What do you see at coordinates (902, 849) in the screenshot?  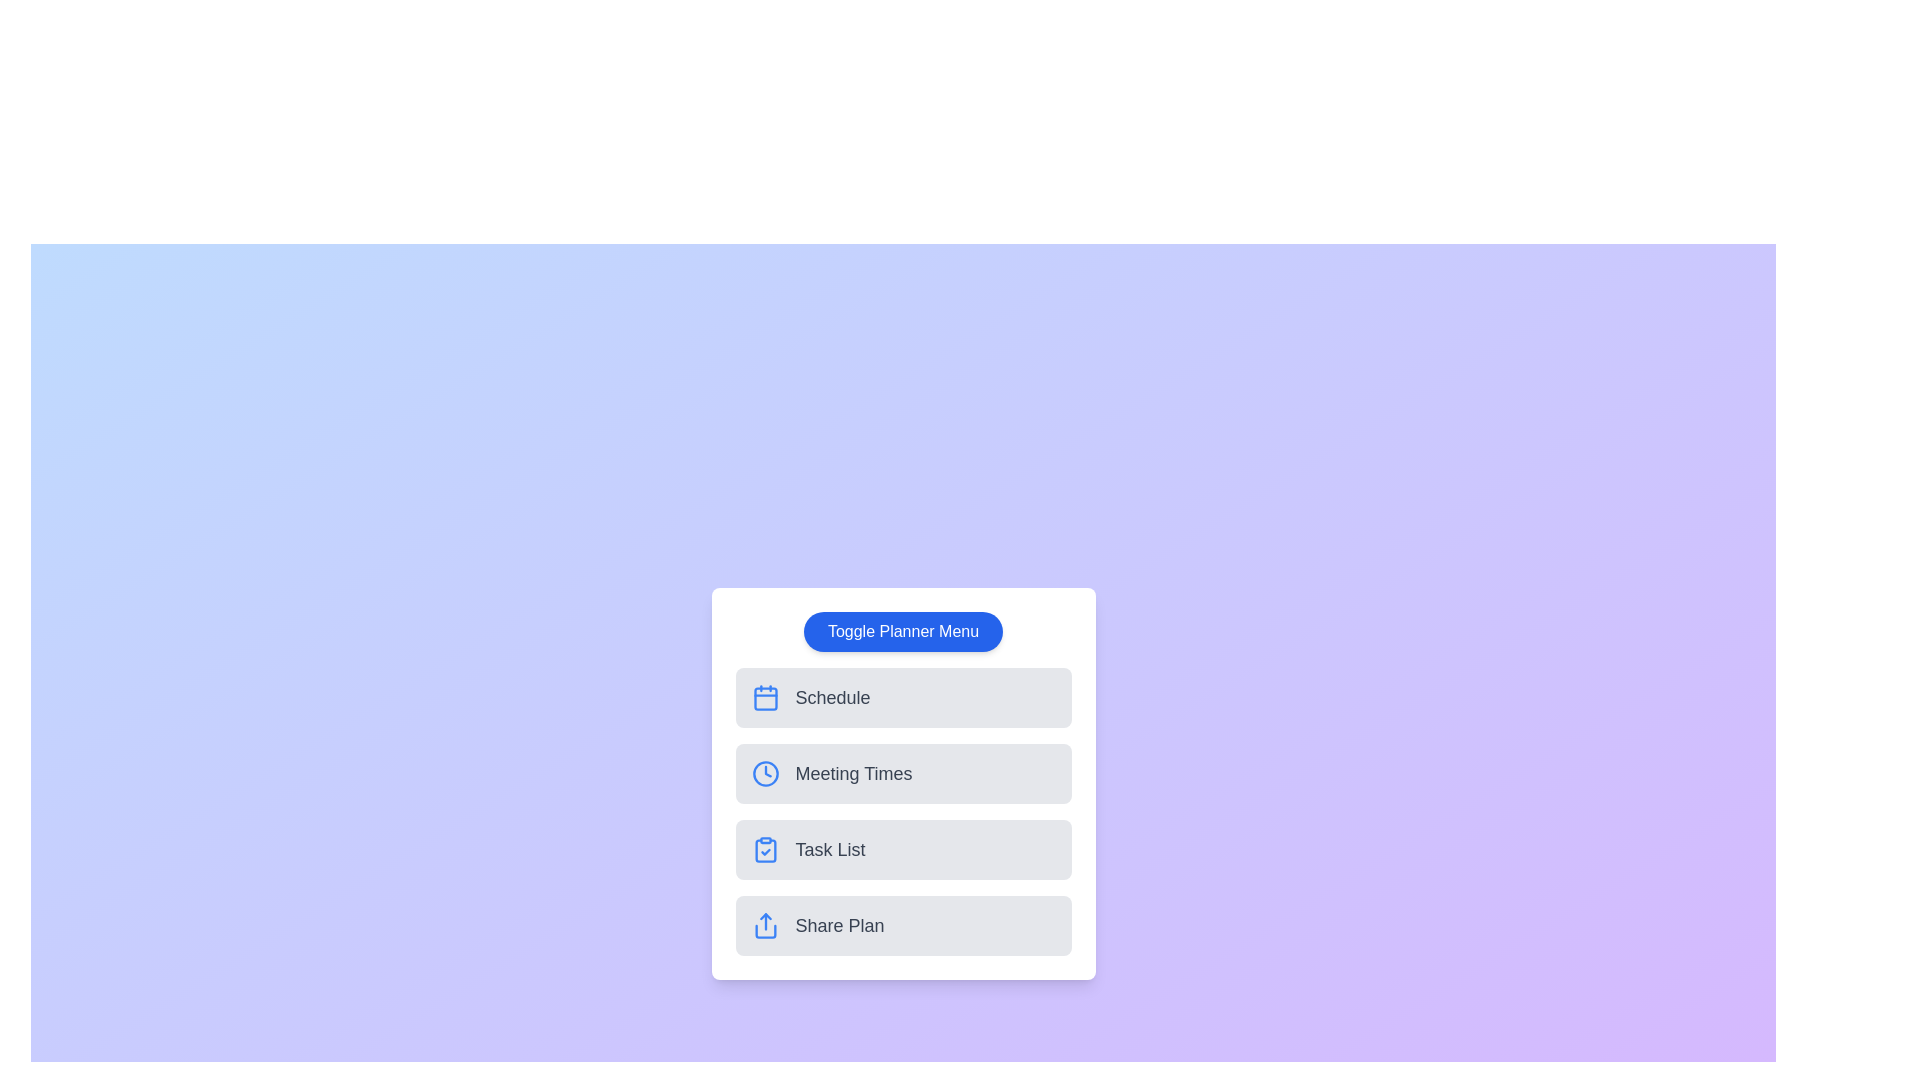 I see `the planner option Task List from the menu` at bounding box center [902, 849].